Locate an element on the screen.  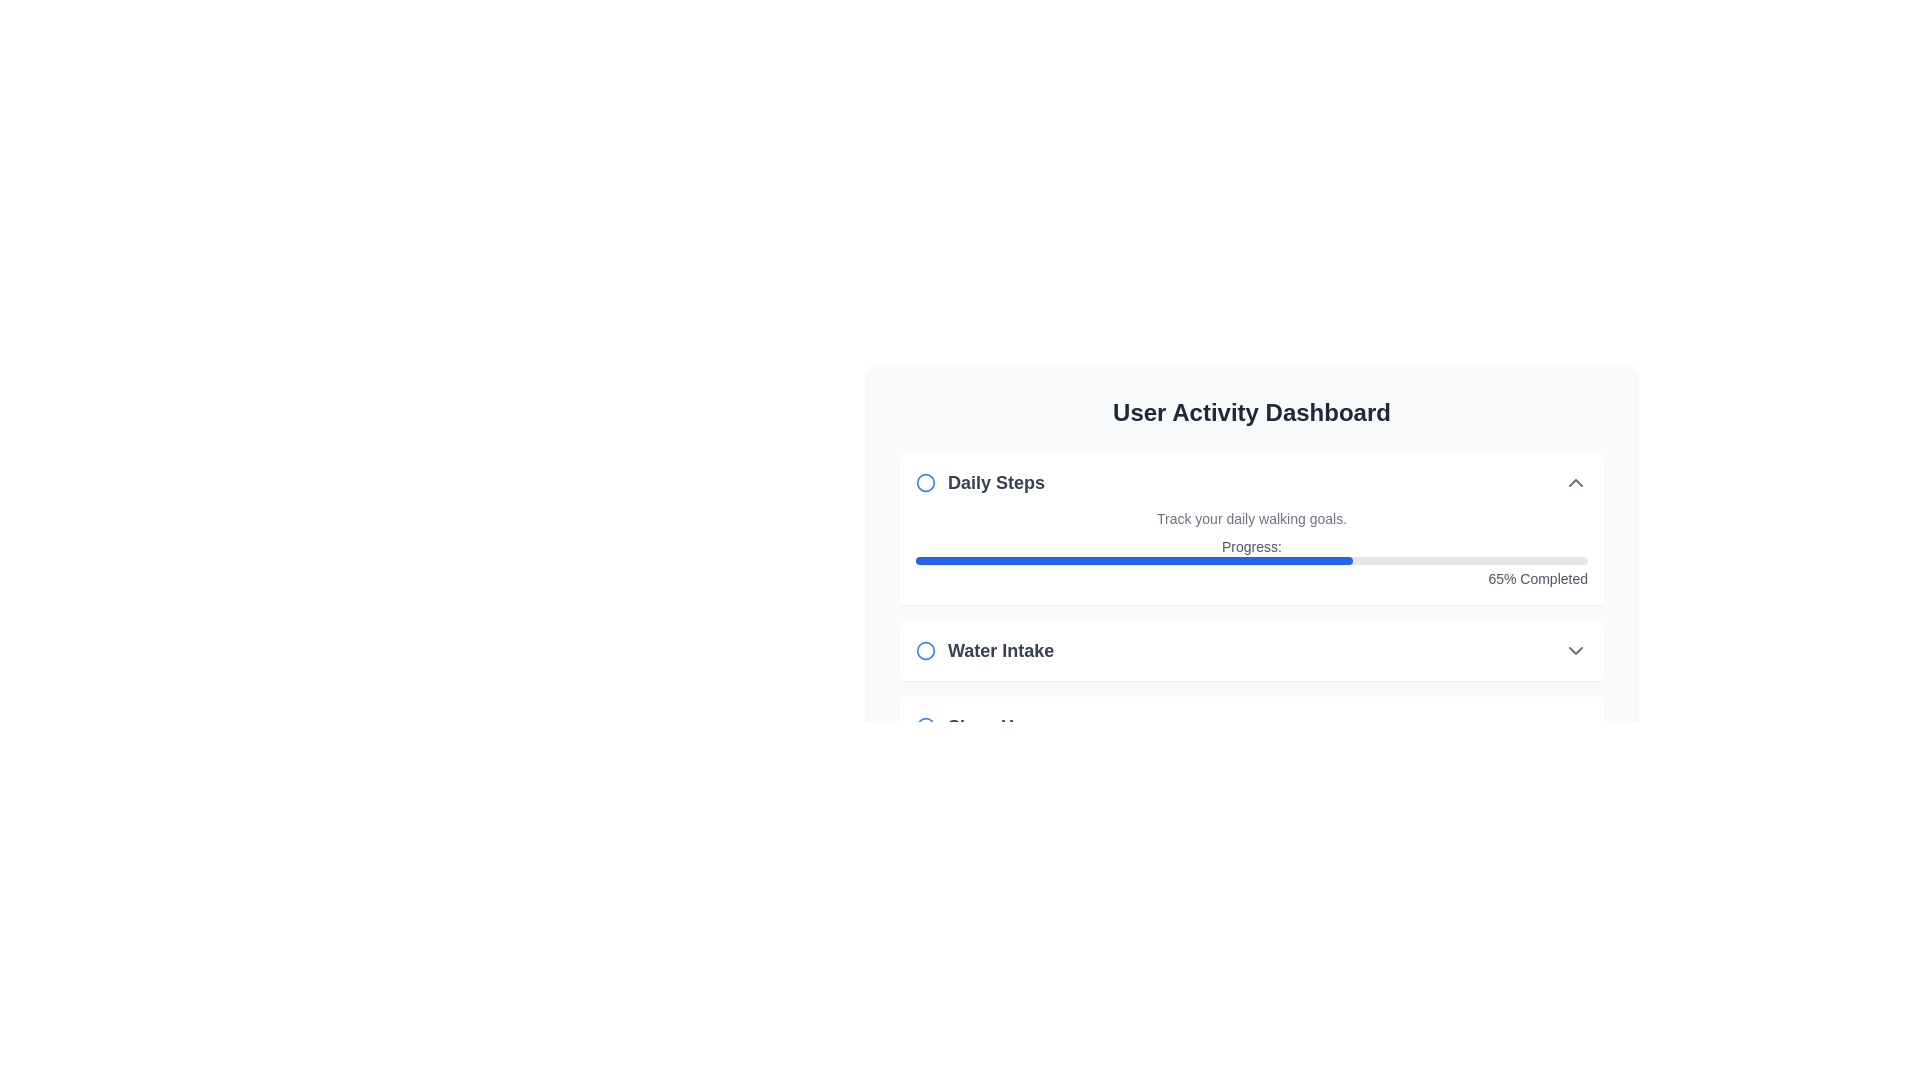
the 'Daily Steps' text label, which is displayed in a larger, bold gray font and is positioned to the right of a circular blue icon in the User Activity Dashboard is located at coordinates (996, 482).